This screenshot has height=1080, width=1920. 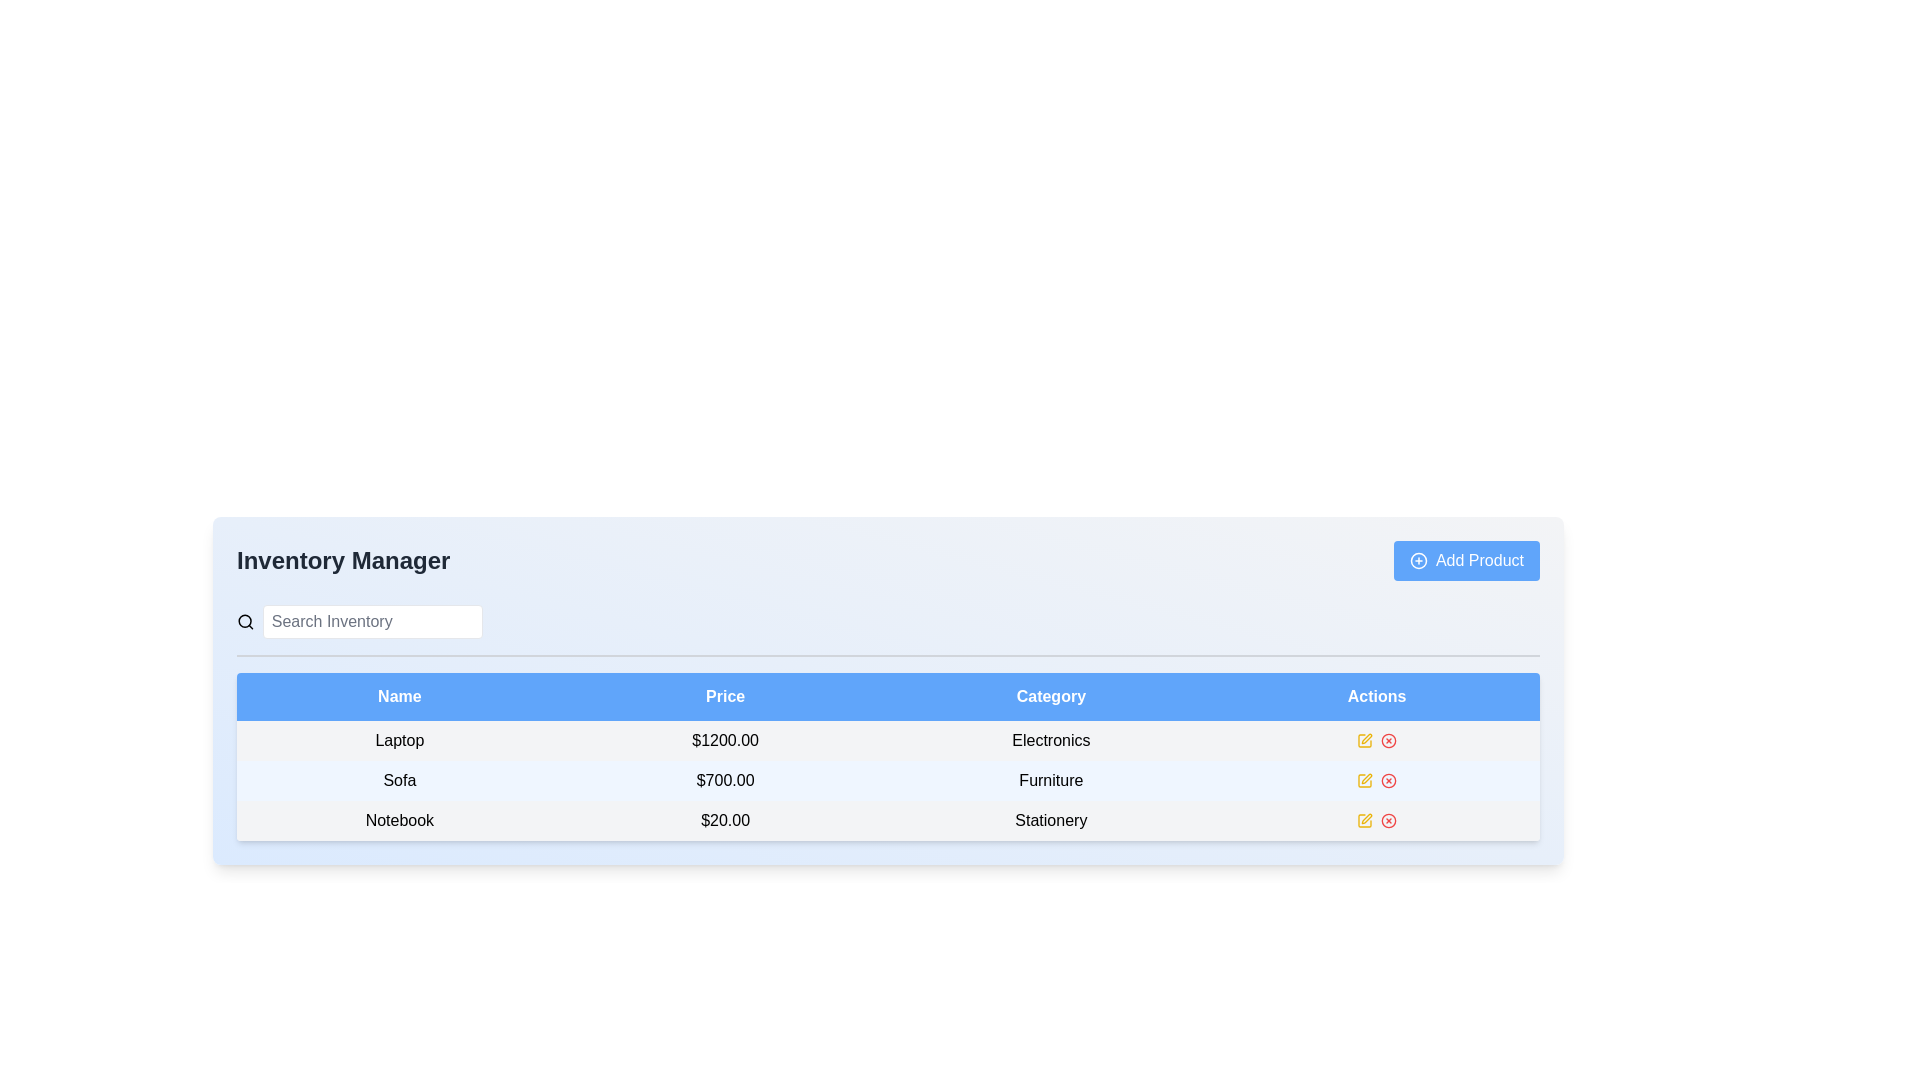 I want to click on the delete or cancel icon located in the 'Actions' column of the table, specifically in the bottom row aligned with the 'Notebook' item, so click(x=1387, y=821).